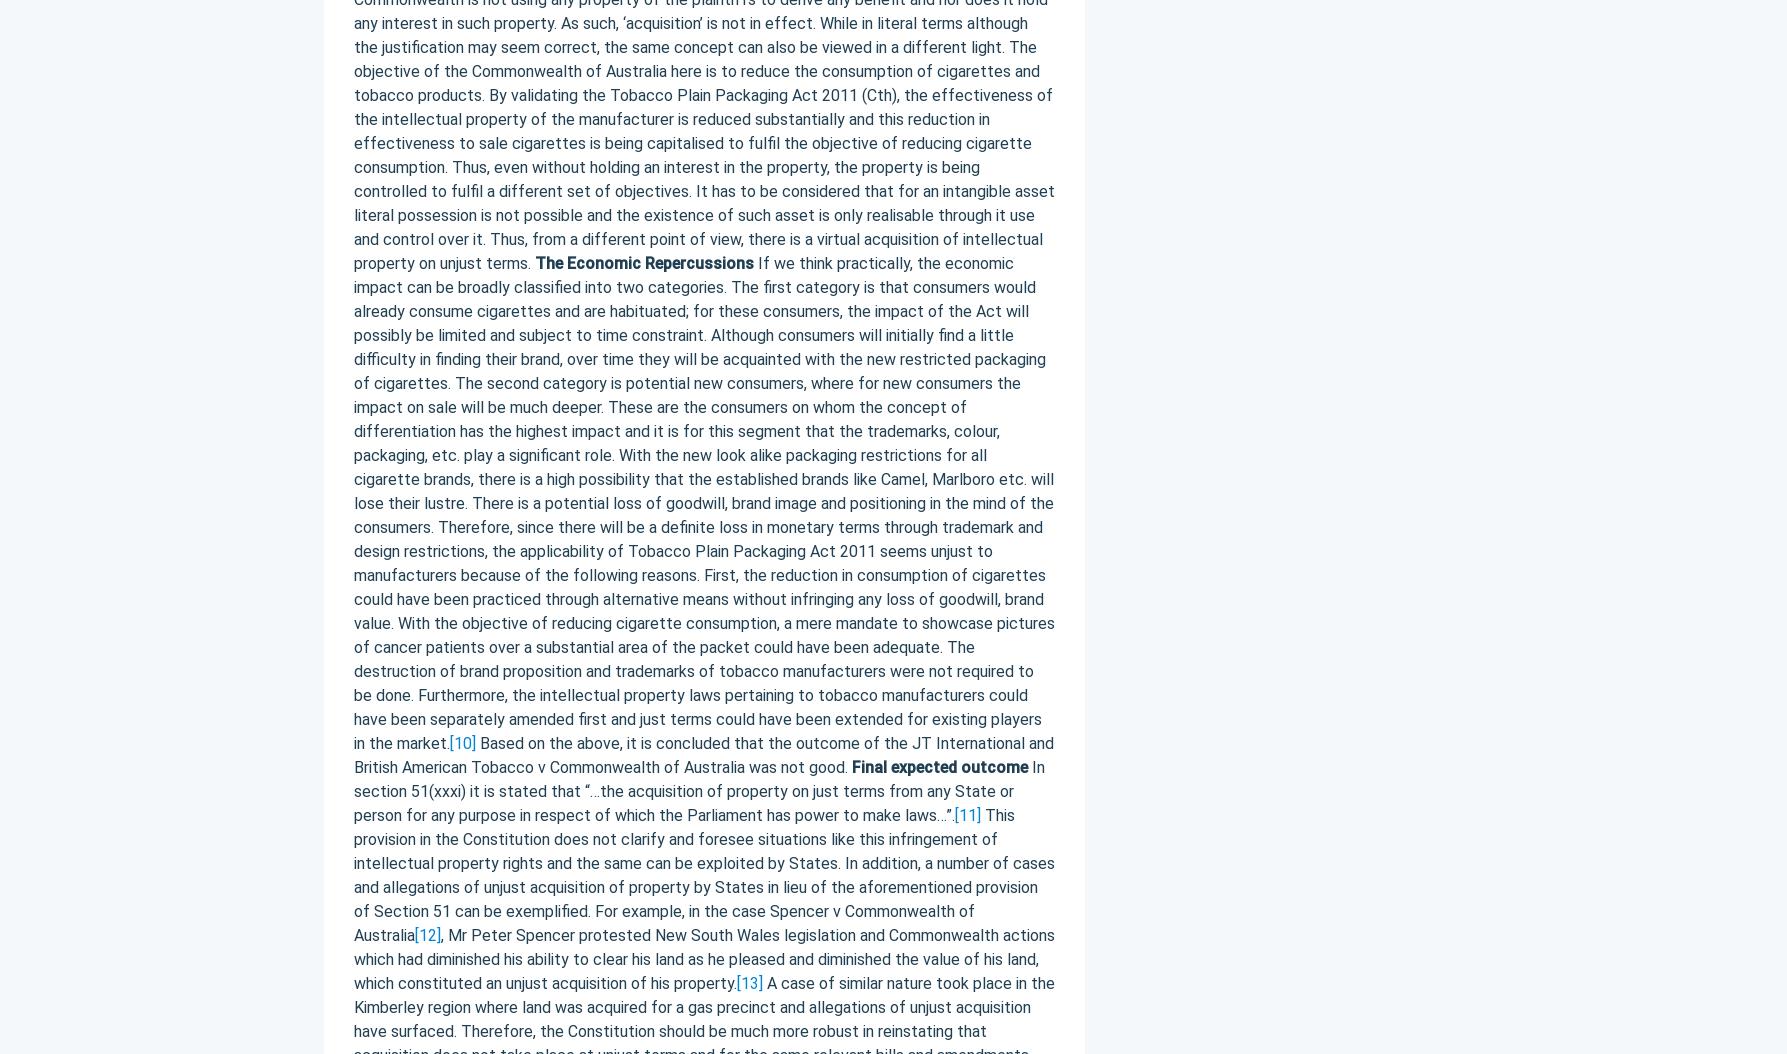 Image resolution: width=1787 pixels, height=1054 pixels. Describe the element at coordinates (938, 766) in the screenshot. I see `'Final expected outcome'` at that location.